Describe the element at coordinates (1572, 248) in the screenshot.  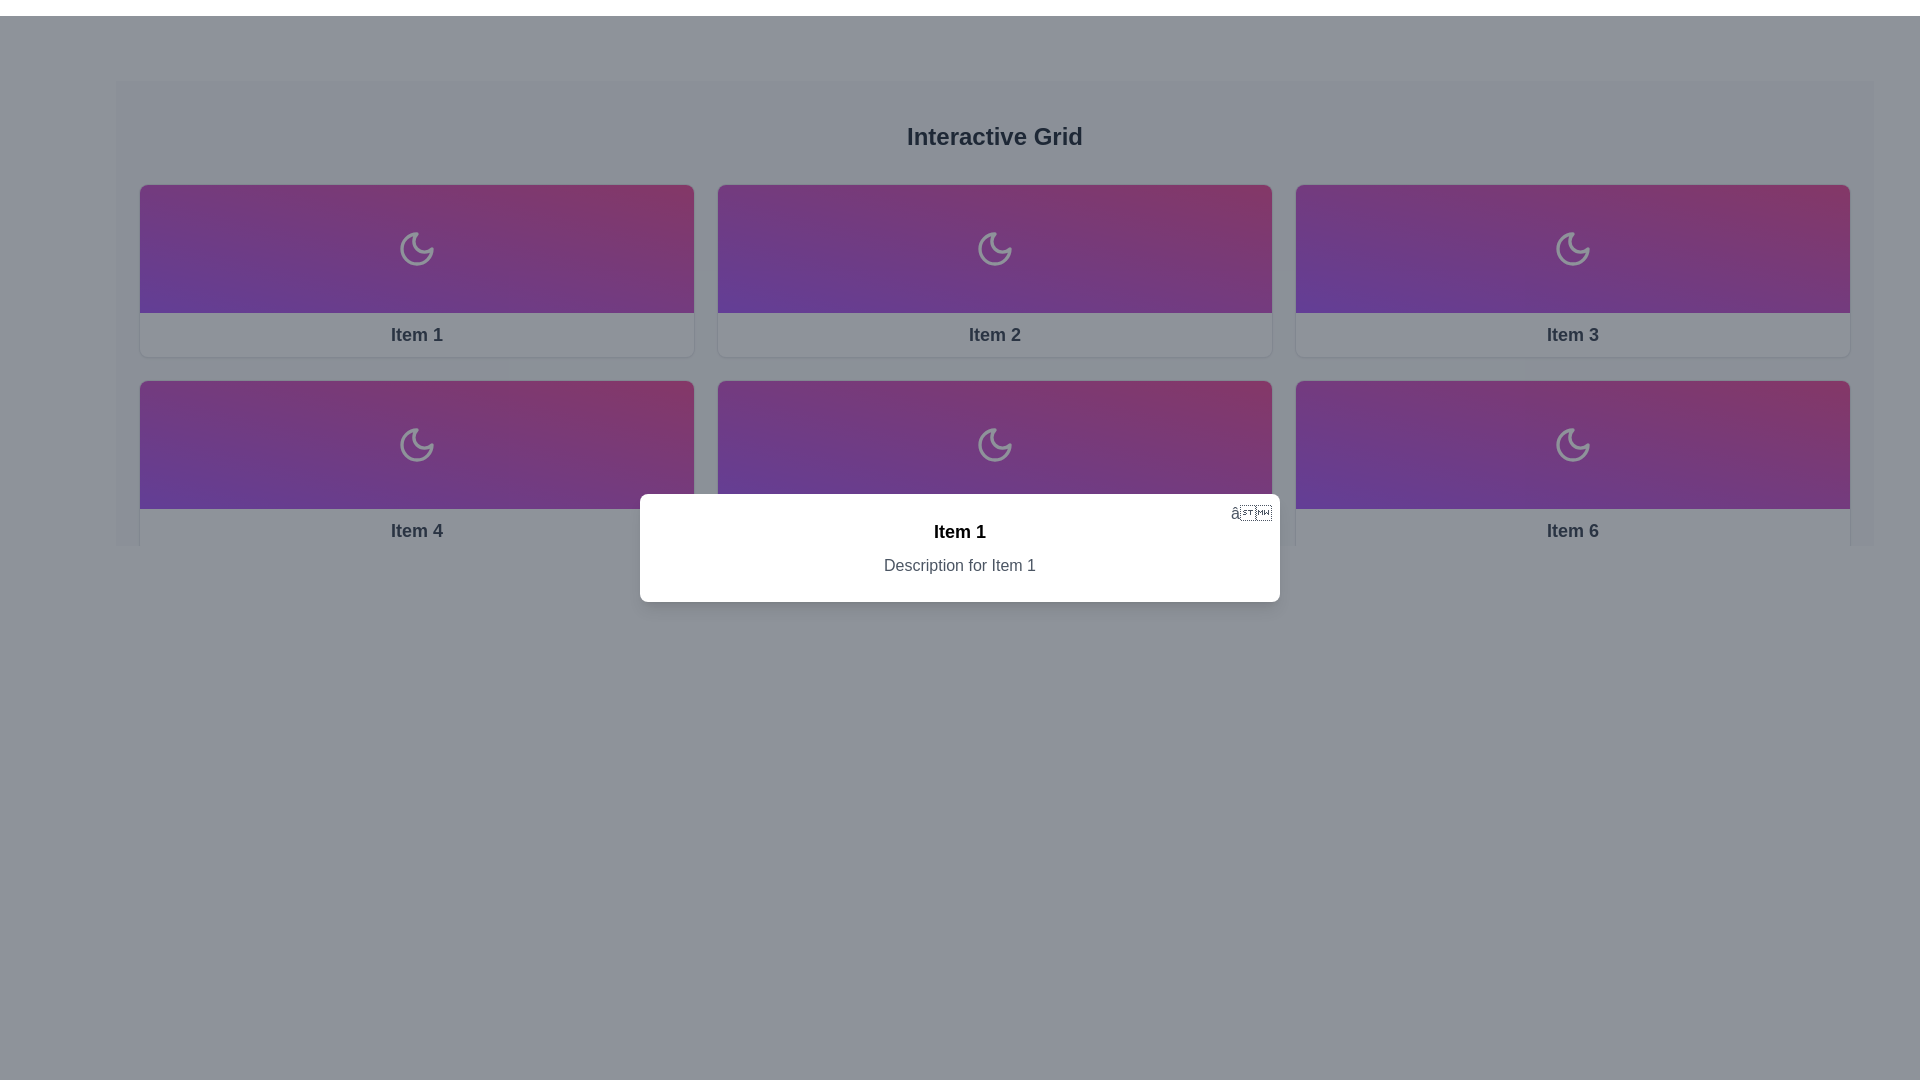
I see `the moon icon representing 'Item 3' in the top row of the grid` at that location.